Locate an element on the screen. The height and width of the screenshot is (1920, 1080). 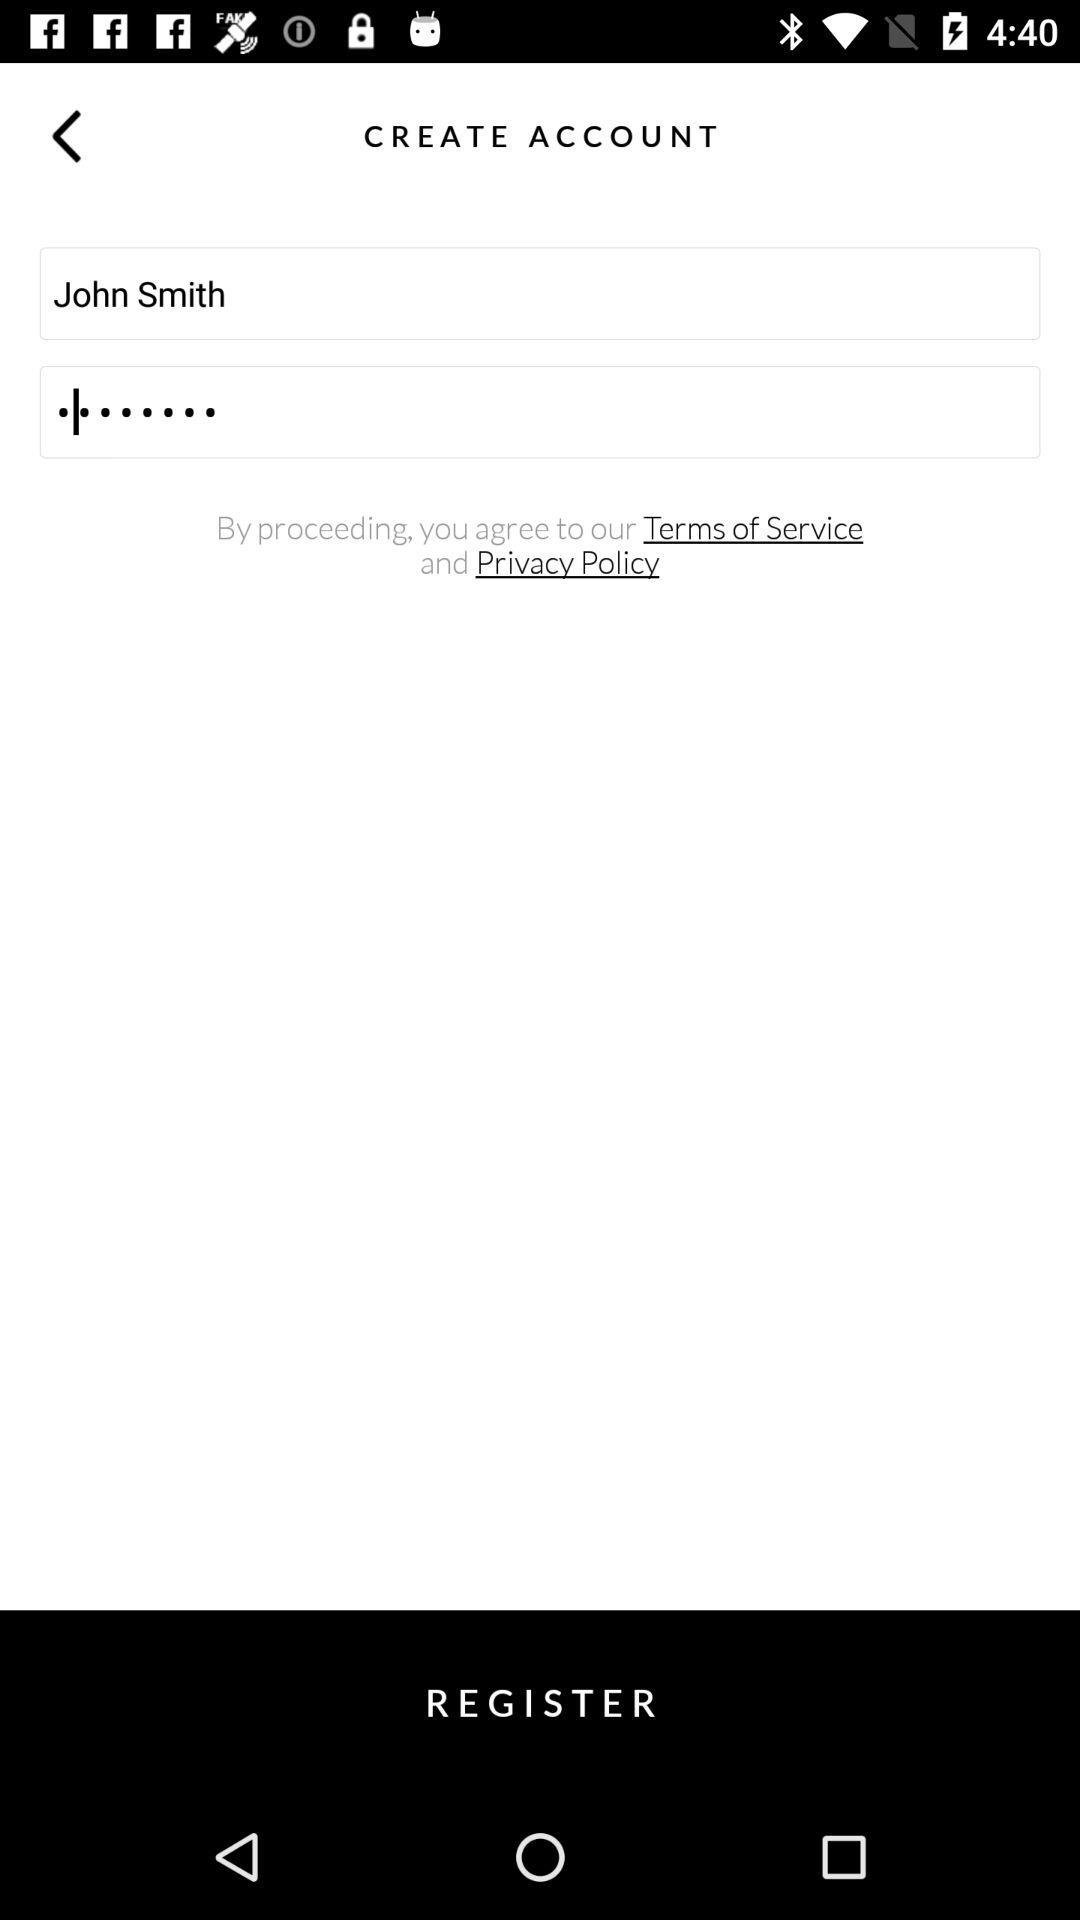
the item above and privacy policy item is located at coordinates (538, 528).